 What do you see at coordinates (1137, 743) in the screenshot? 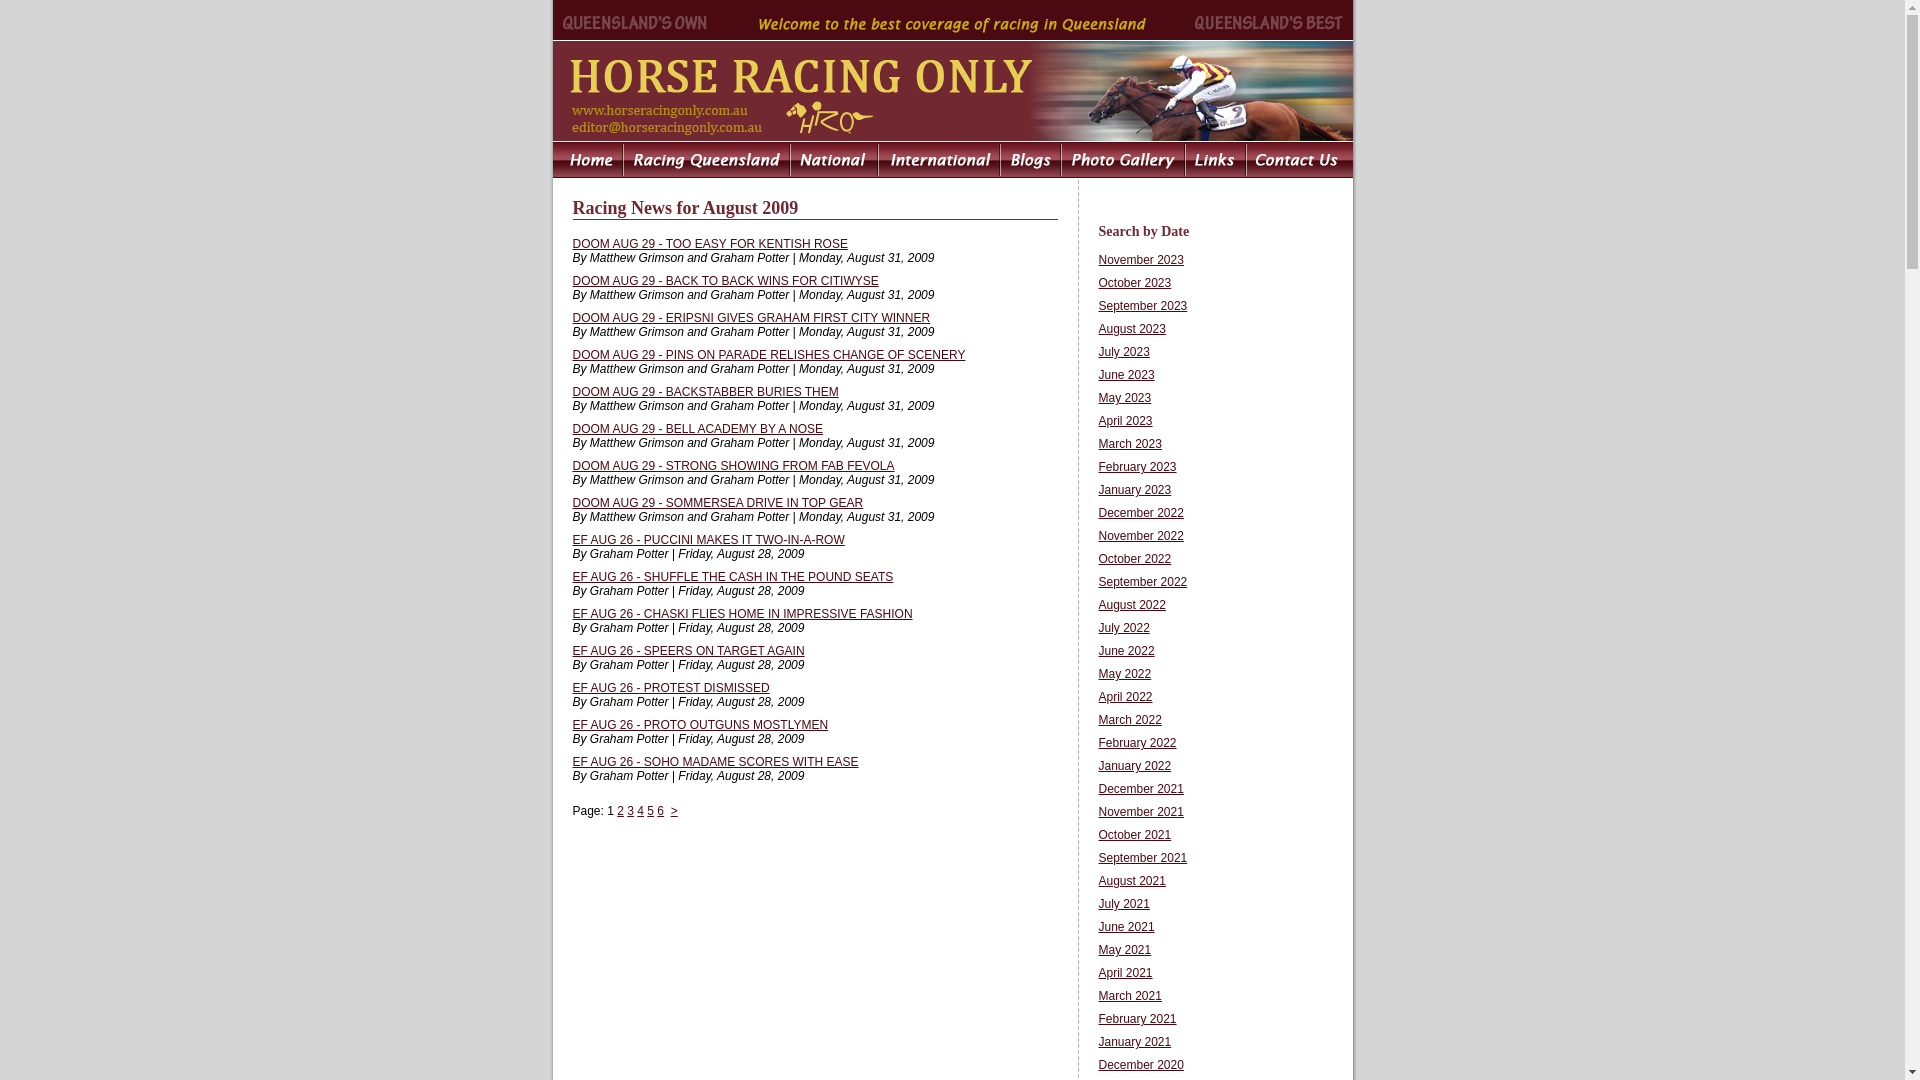
I see `'February 2022'` at bounding box center [1137, 743].